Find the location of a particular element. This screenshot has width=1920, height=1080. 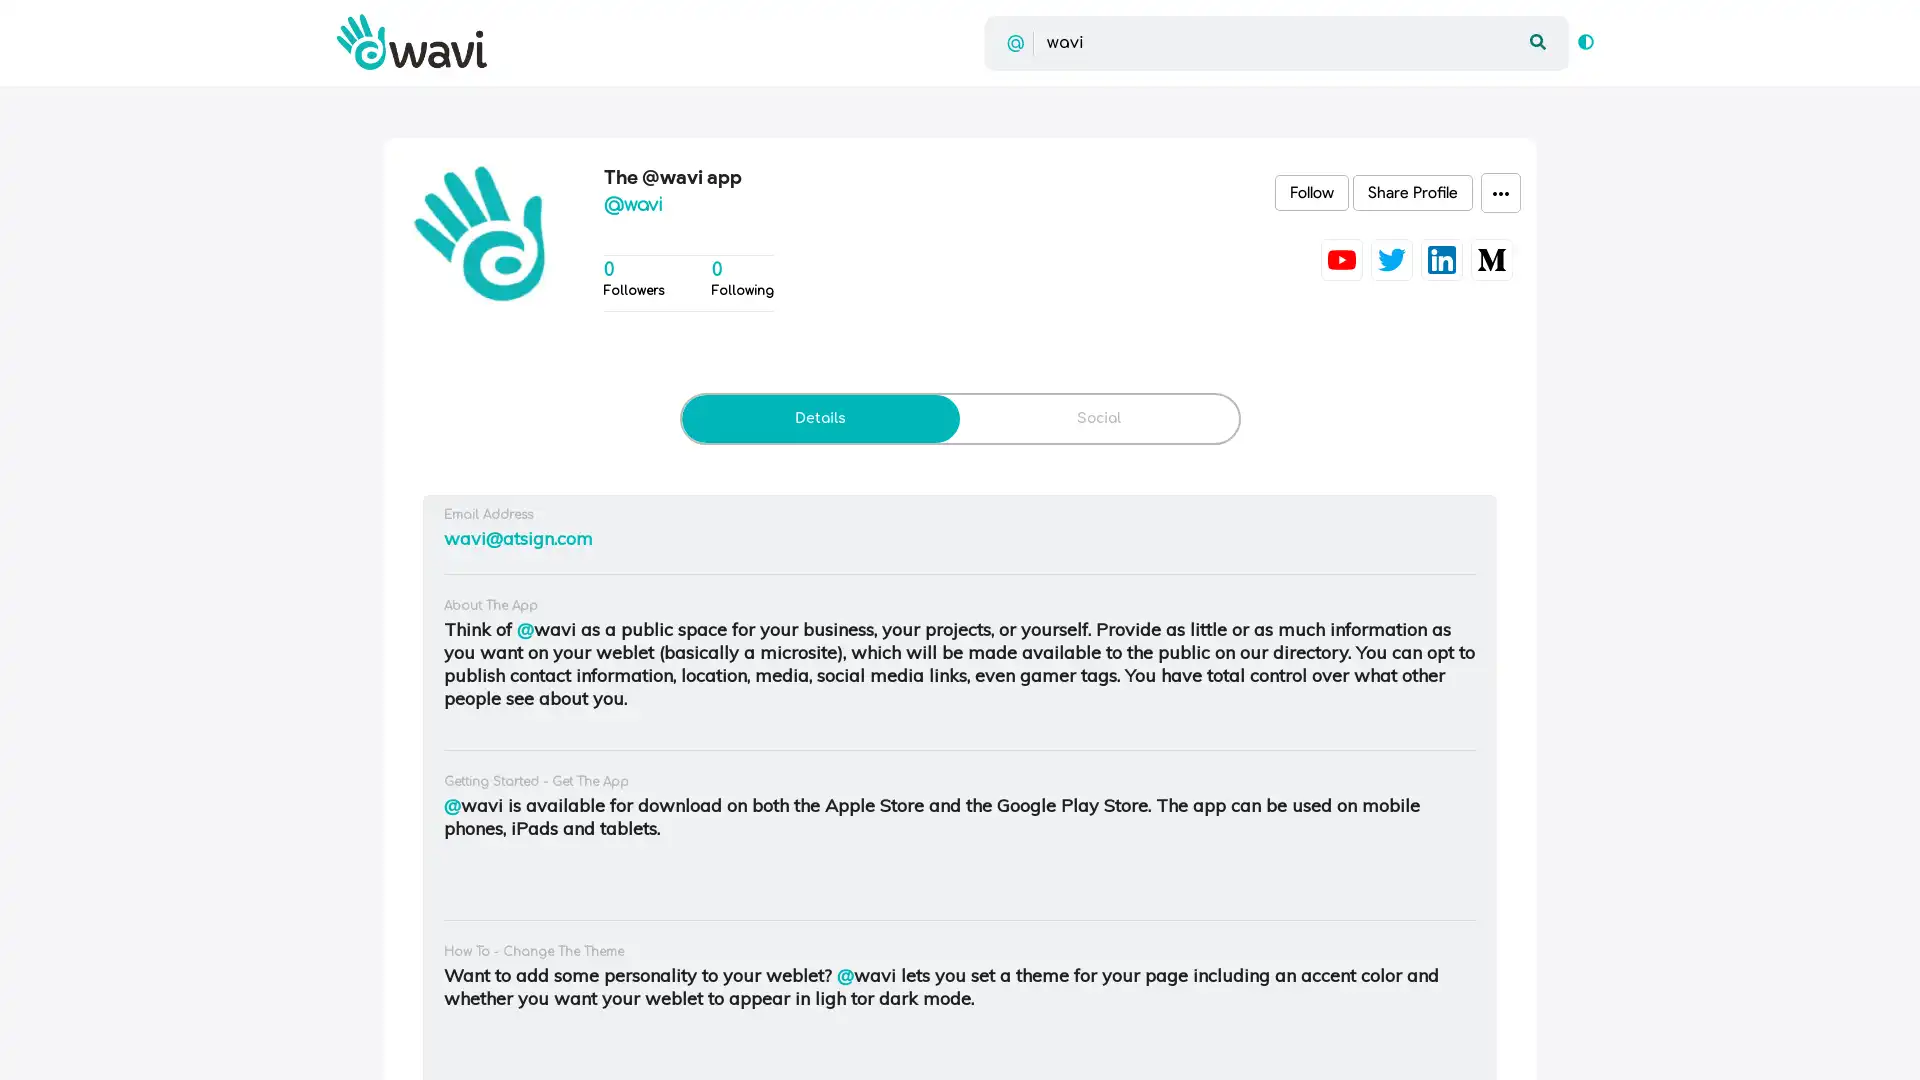

Follow is located at coordinates (1311, 192).